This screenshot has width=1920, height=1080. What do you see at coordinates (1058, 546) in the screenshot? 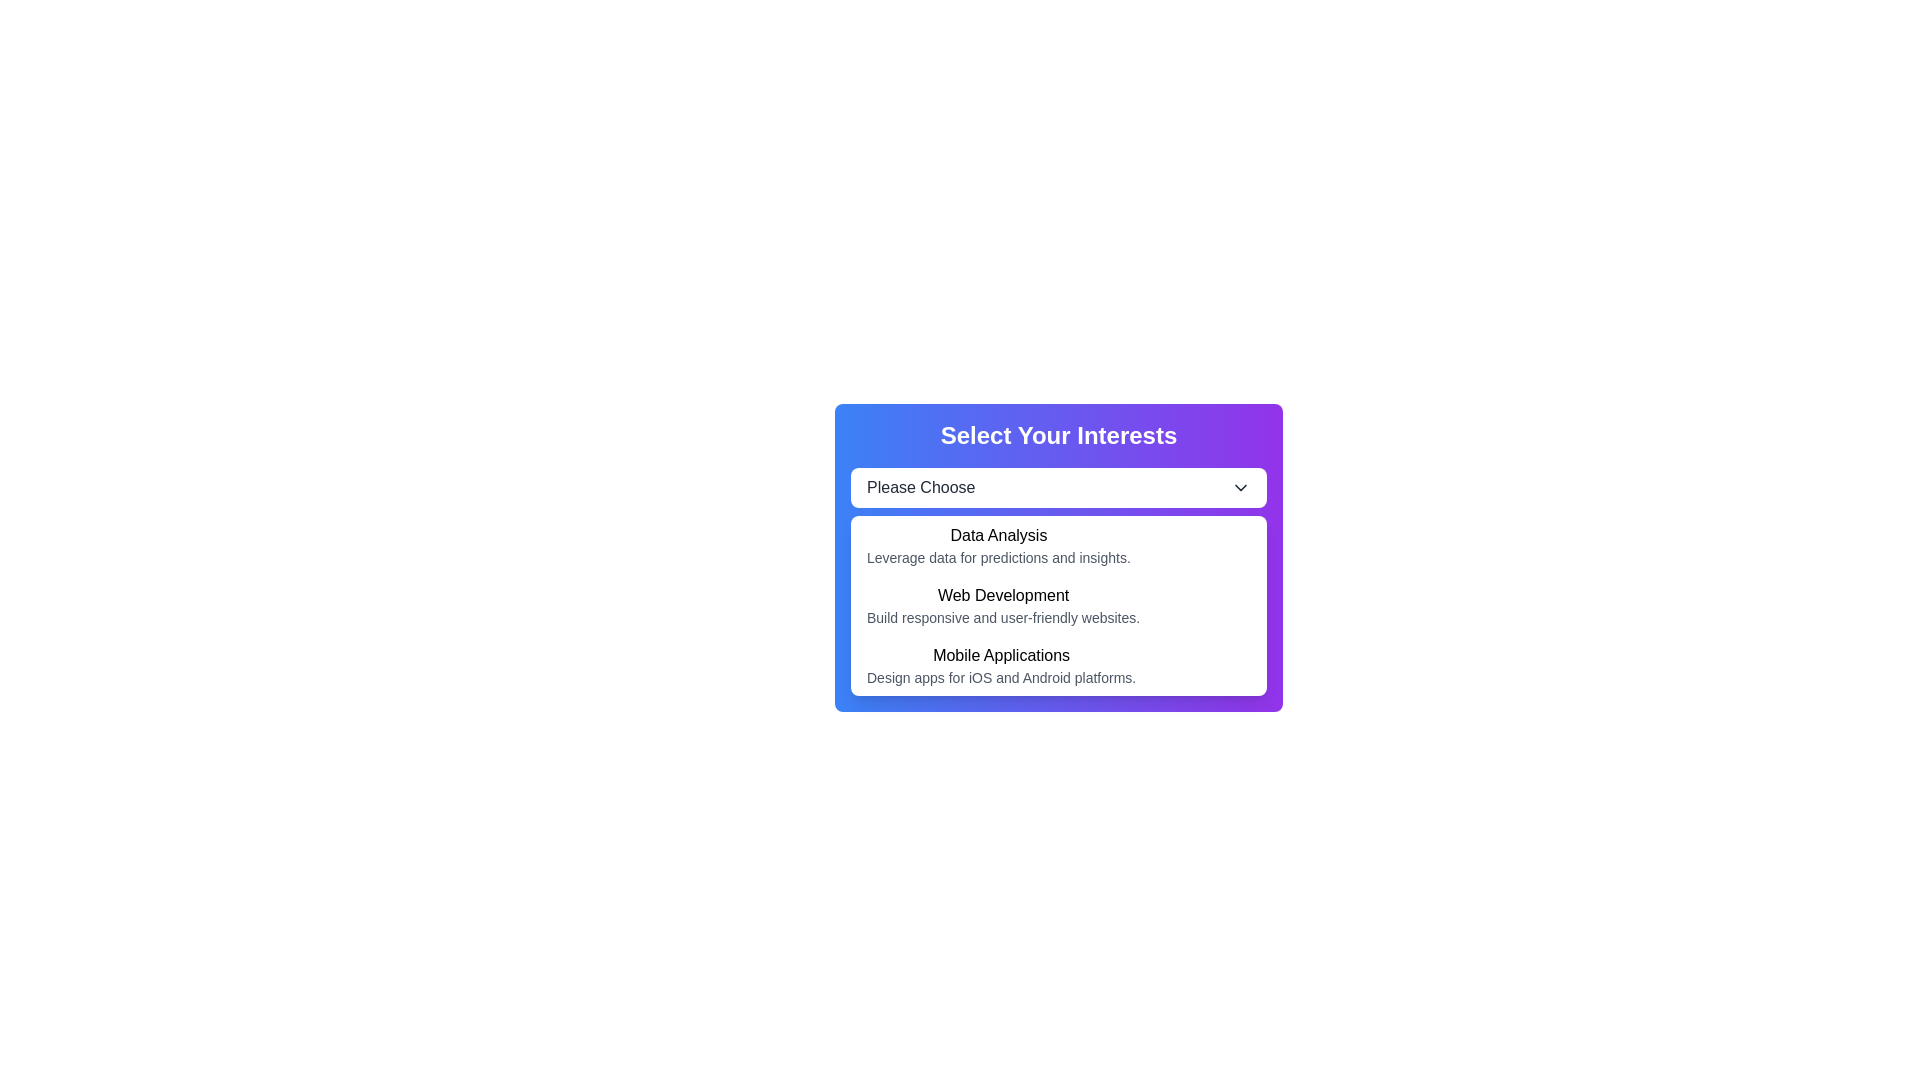
I see `the first selectable option in the dropdown list titled 'Select Your Interests' to trigger its hover state` at bounding box center [1058, 546].